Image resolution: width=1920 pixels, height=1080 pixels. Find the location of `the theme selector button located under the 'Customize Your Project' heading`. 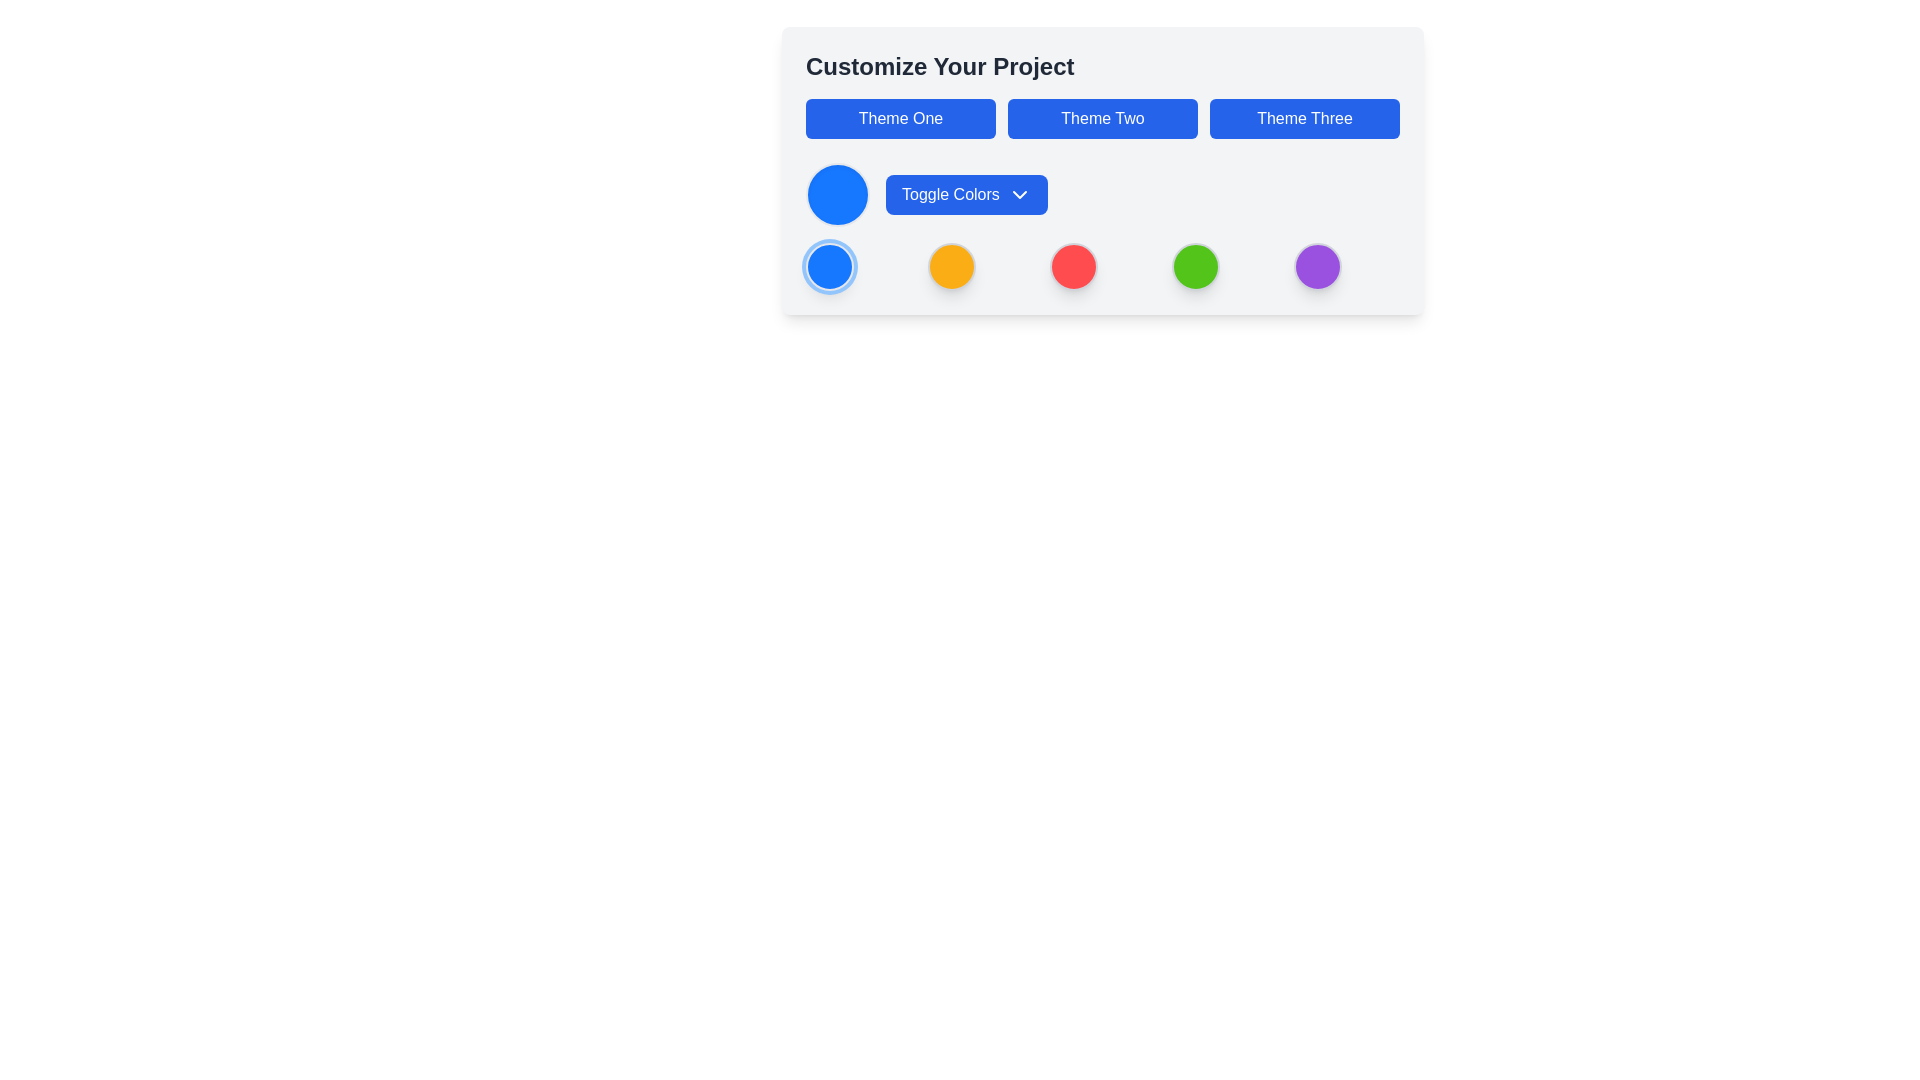

the theme selector button located under the 'Customize Your Project' heading is located at coordinates (1102, 119).